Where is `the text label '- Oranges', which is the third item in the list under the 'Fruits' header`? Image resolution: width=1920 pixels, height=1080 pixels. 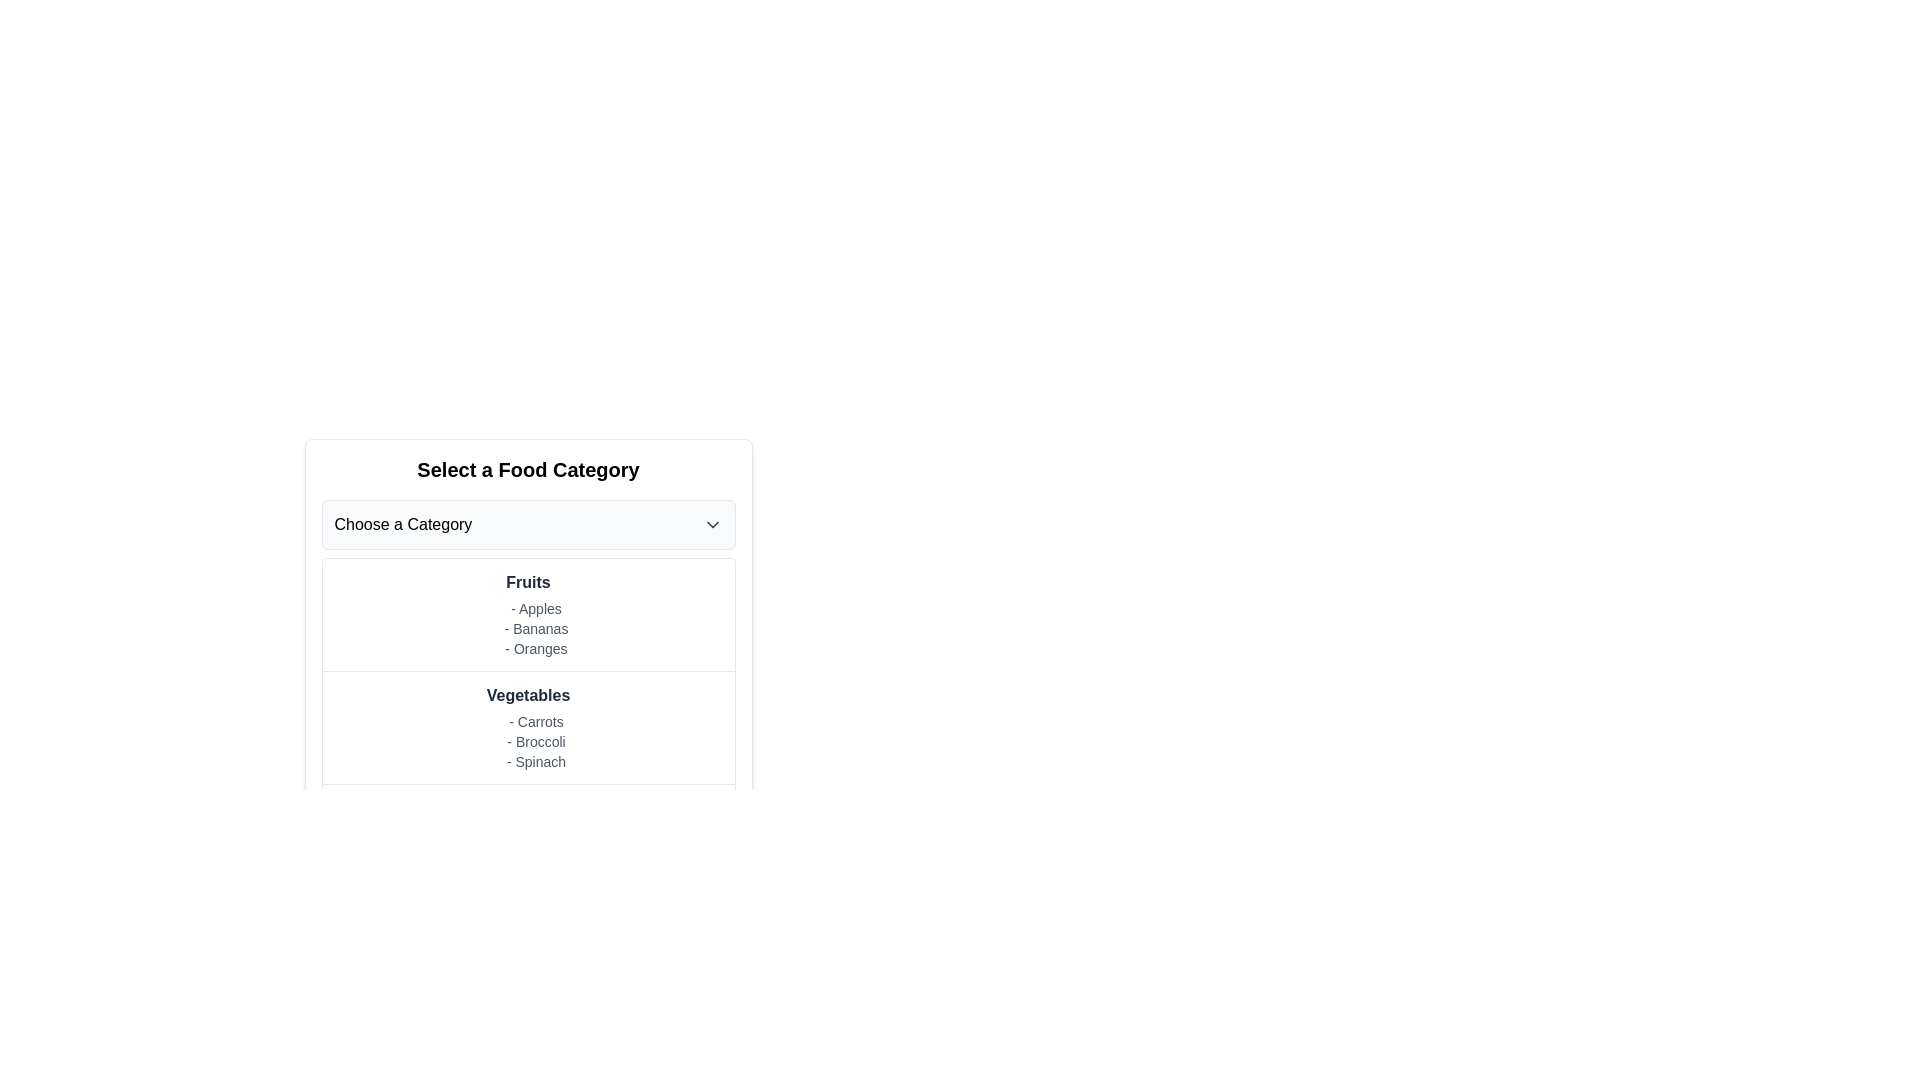 the text label '- Oranges', which is the third item in the list under the 'Fruits' header is located at coordinates (536, 648).